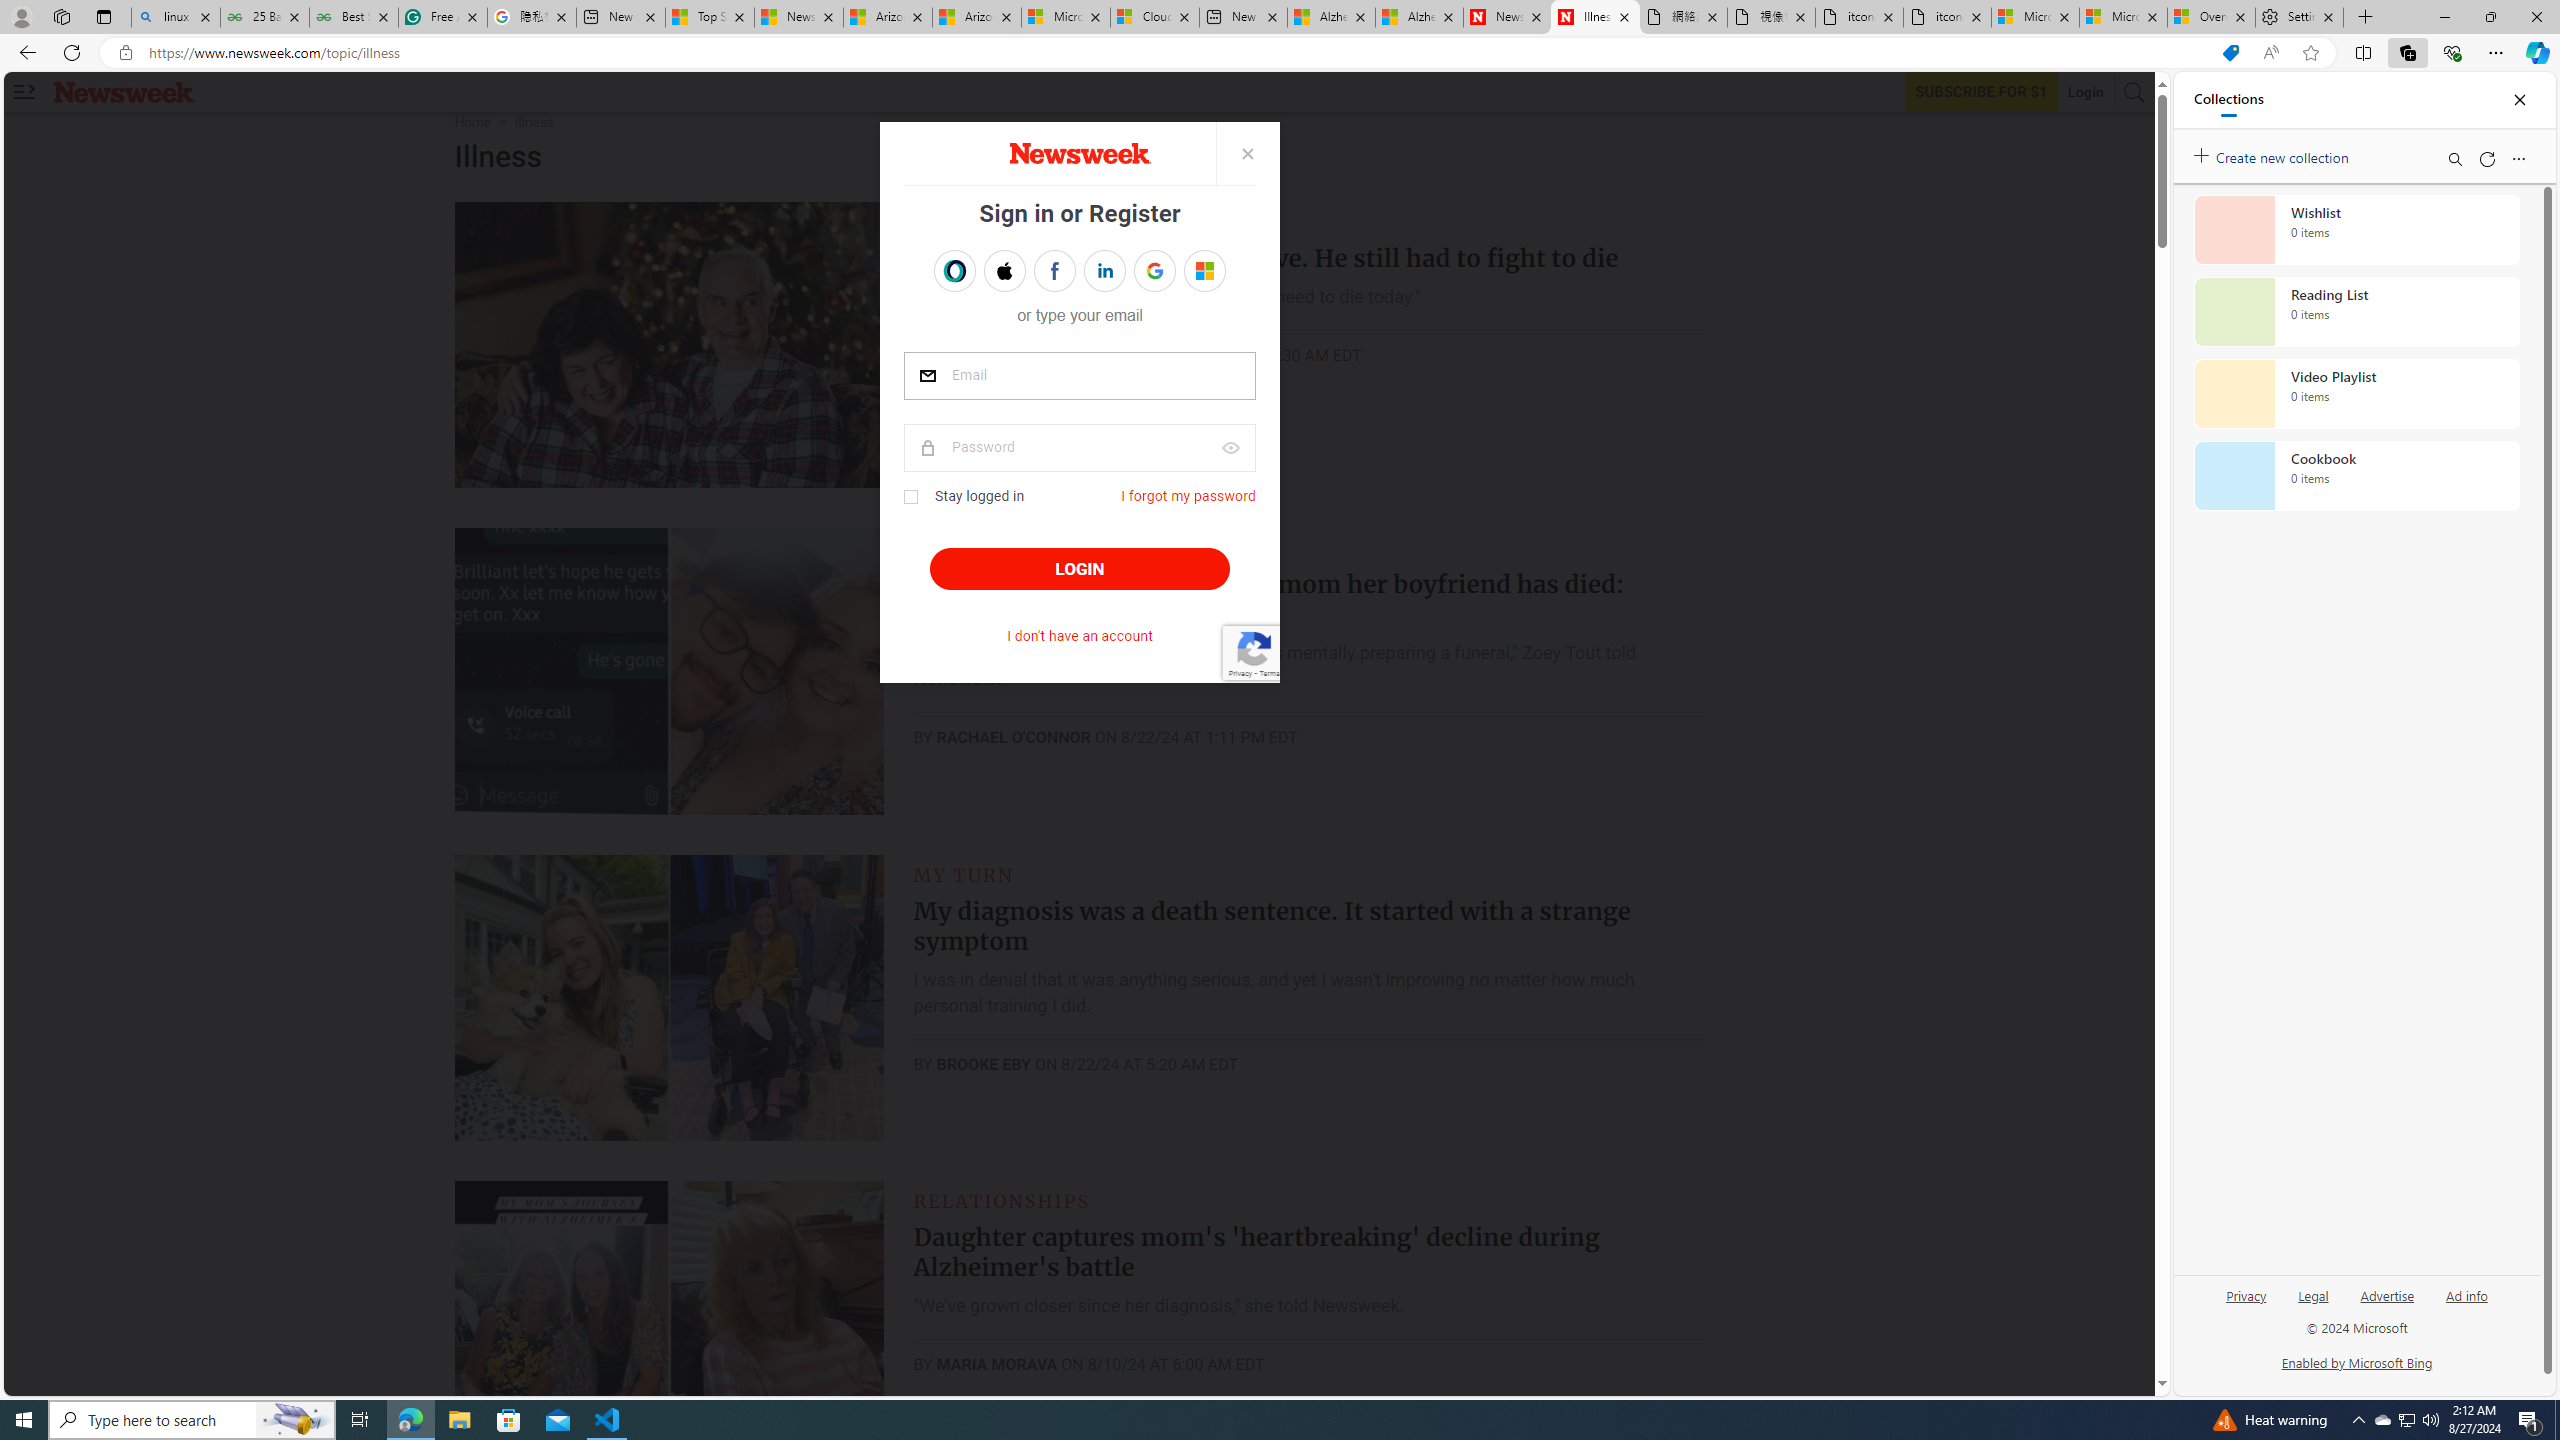  Describe the element at coordinates (1053, 271) in the screenshot. I see `'Sign in with FACEBOOK'` at that location.